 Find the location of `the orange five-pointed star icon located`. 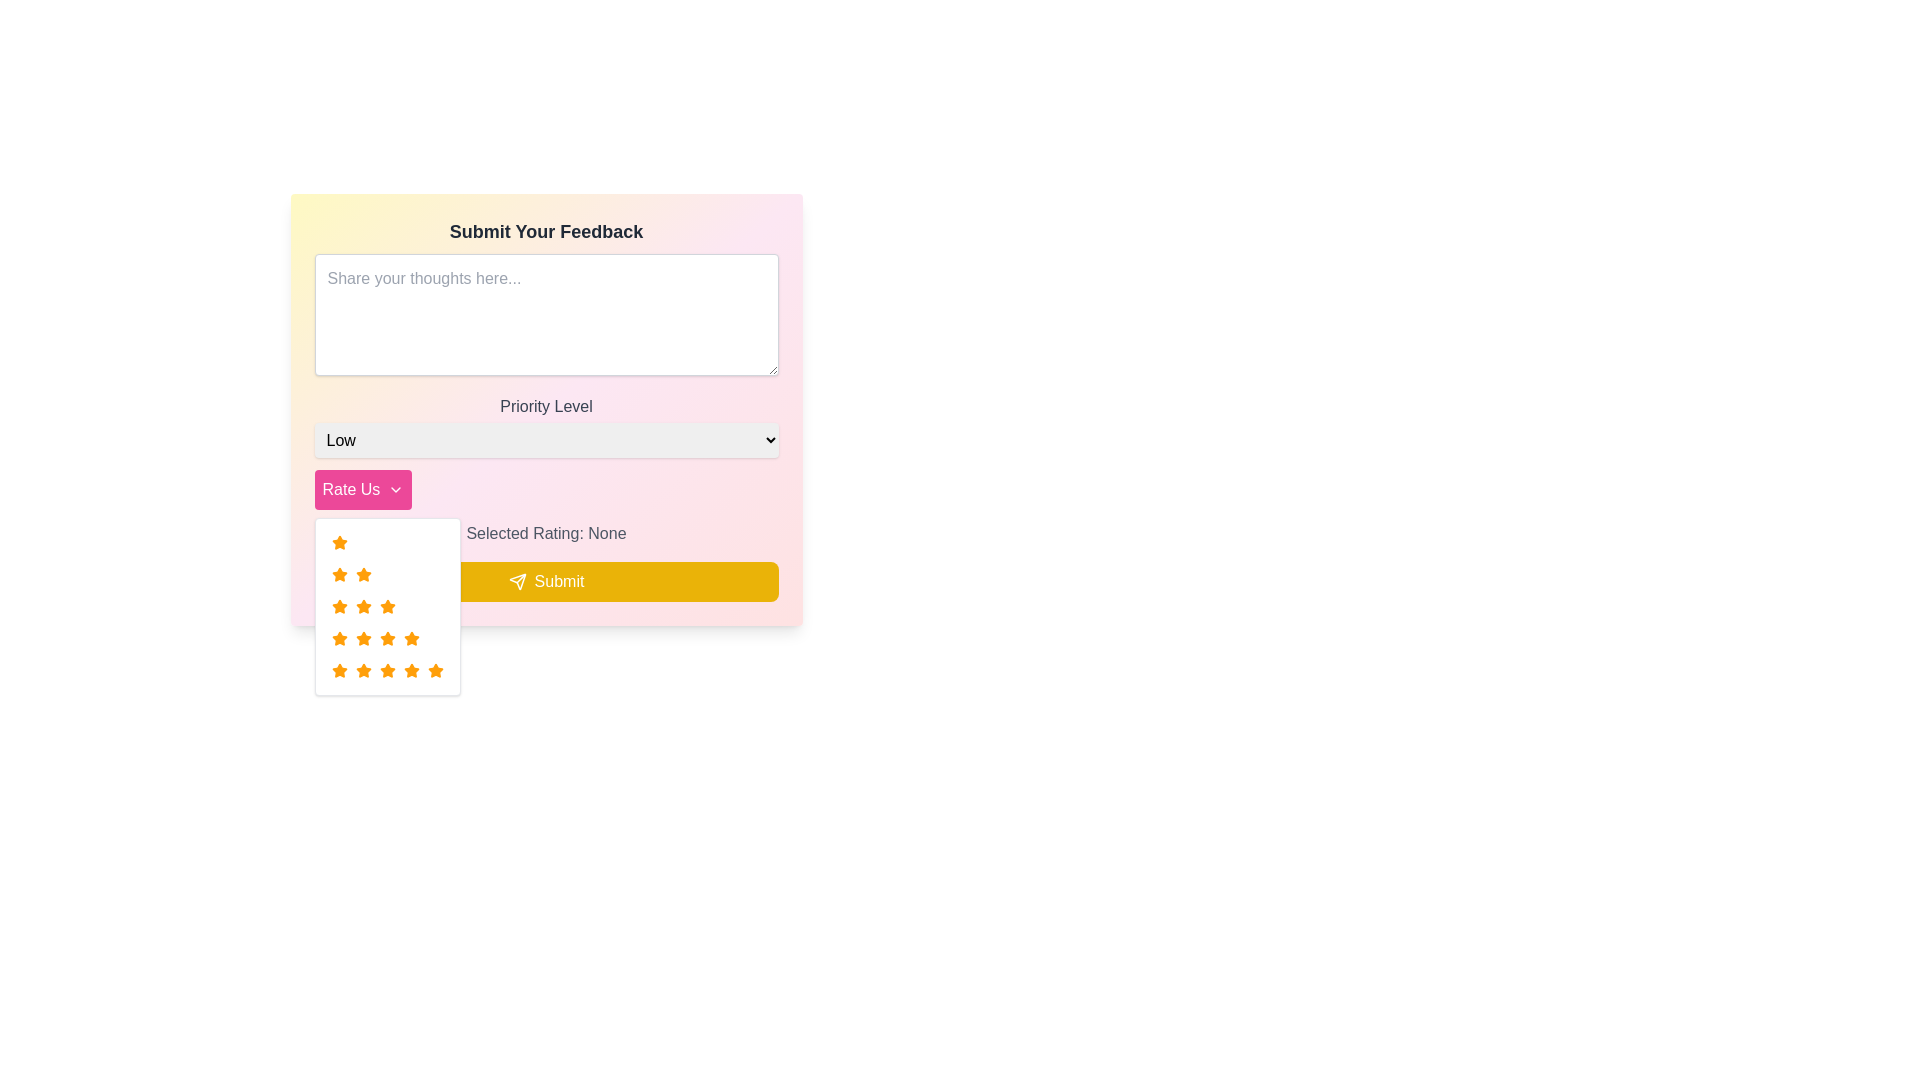

the orange five-pointed star icon located is located at coordinates (363, 574).